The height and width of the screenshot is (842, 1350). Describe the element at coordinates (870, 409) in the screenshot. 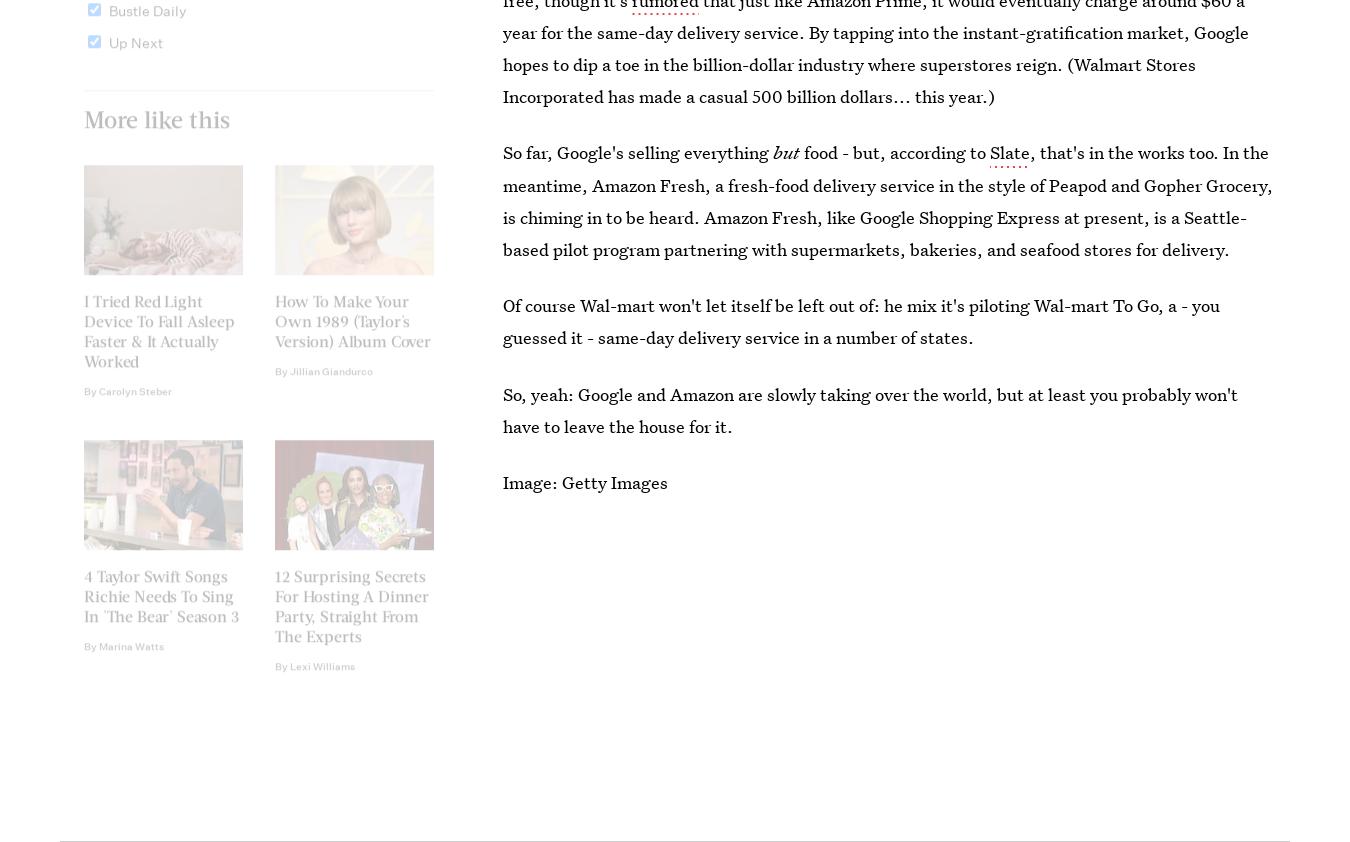

I see `'So, yeah: Google and Amazon are slowly taking over the world, but at least you probably won't have to leave the house for it.'` at that location.